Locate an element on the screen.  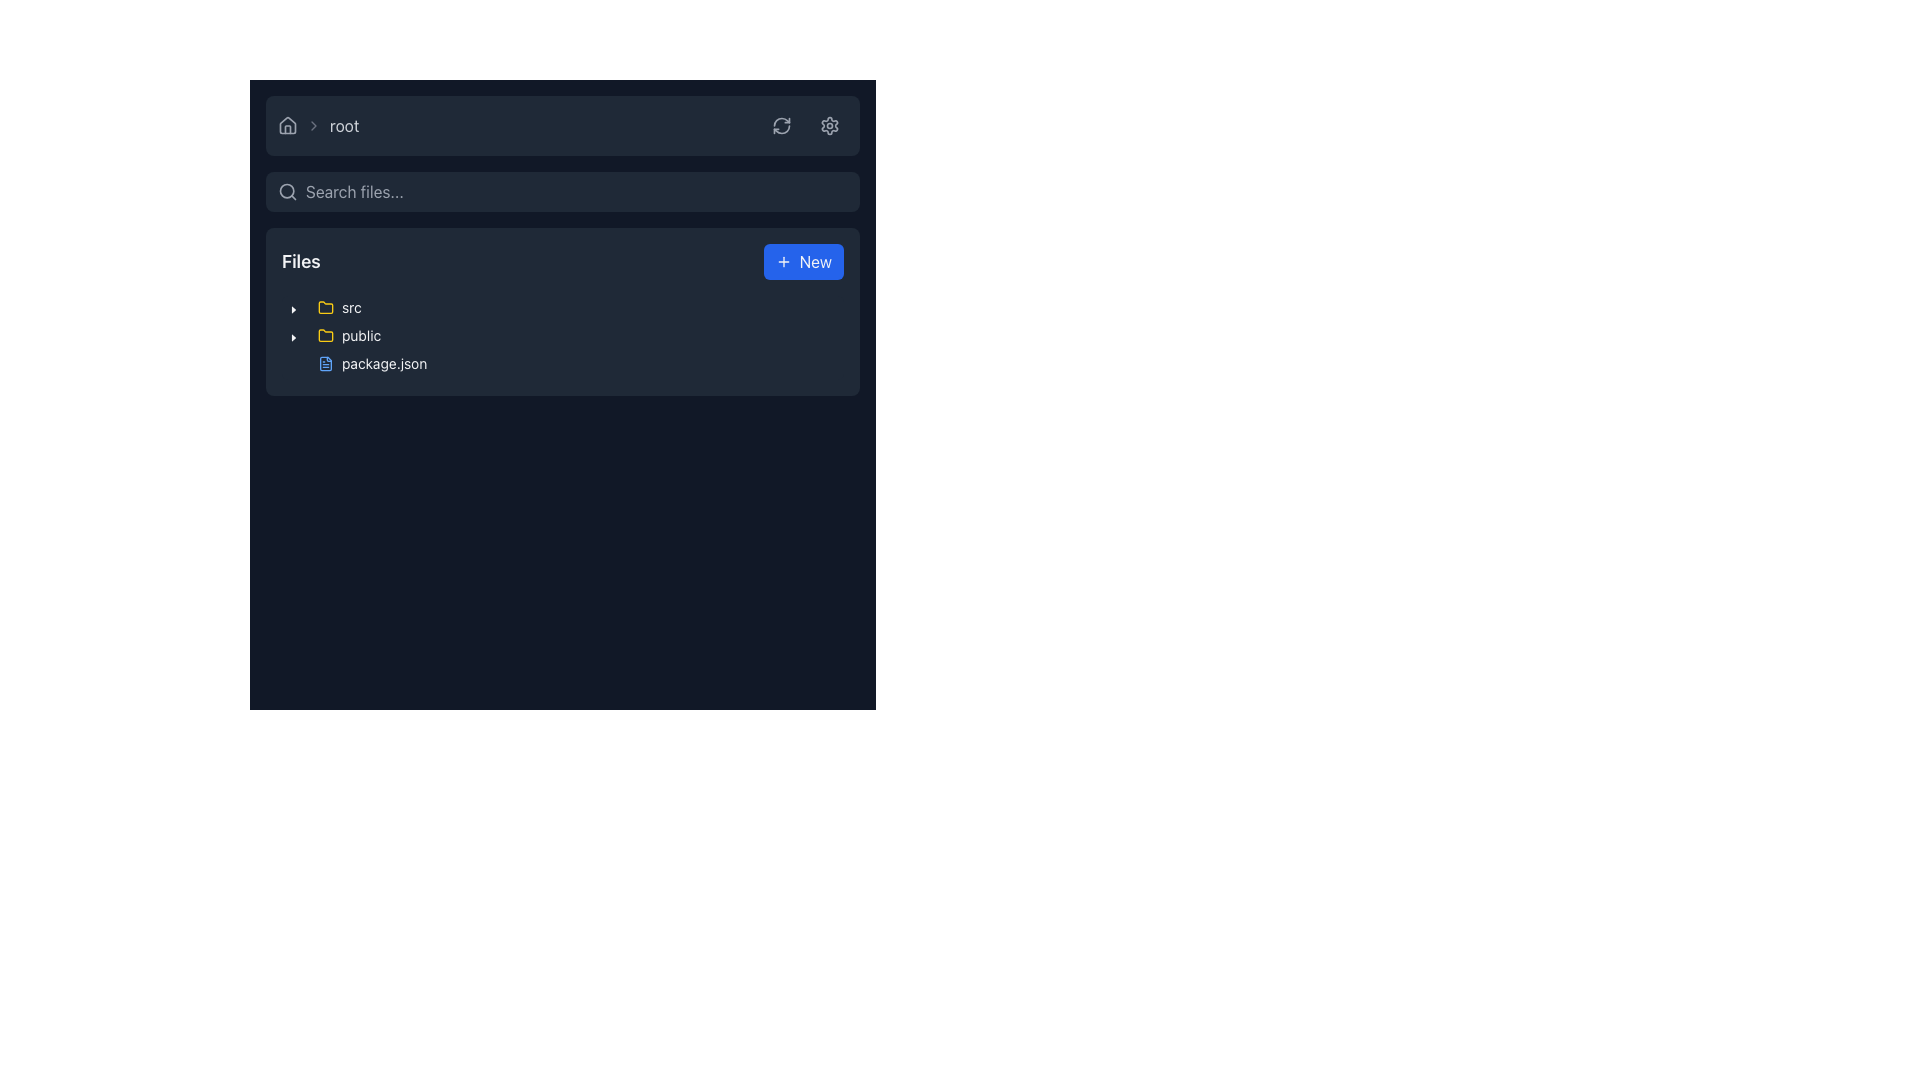
the folder icon located at the top left corner of the horizontal grouping, which is adjacent to the text label 'src' is located at coordinates (326, 308).